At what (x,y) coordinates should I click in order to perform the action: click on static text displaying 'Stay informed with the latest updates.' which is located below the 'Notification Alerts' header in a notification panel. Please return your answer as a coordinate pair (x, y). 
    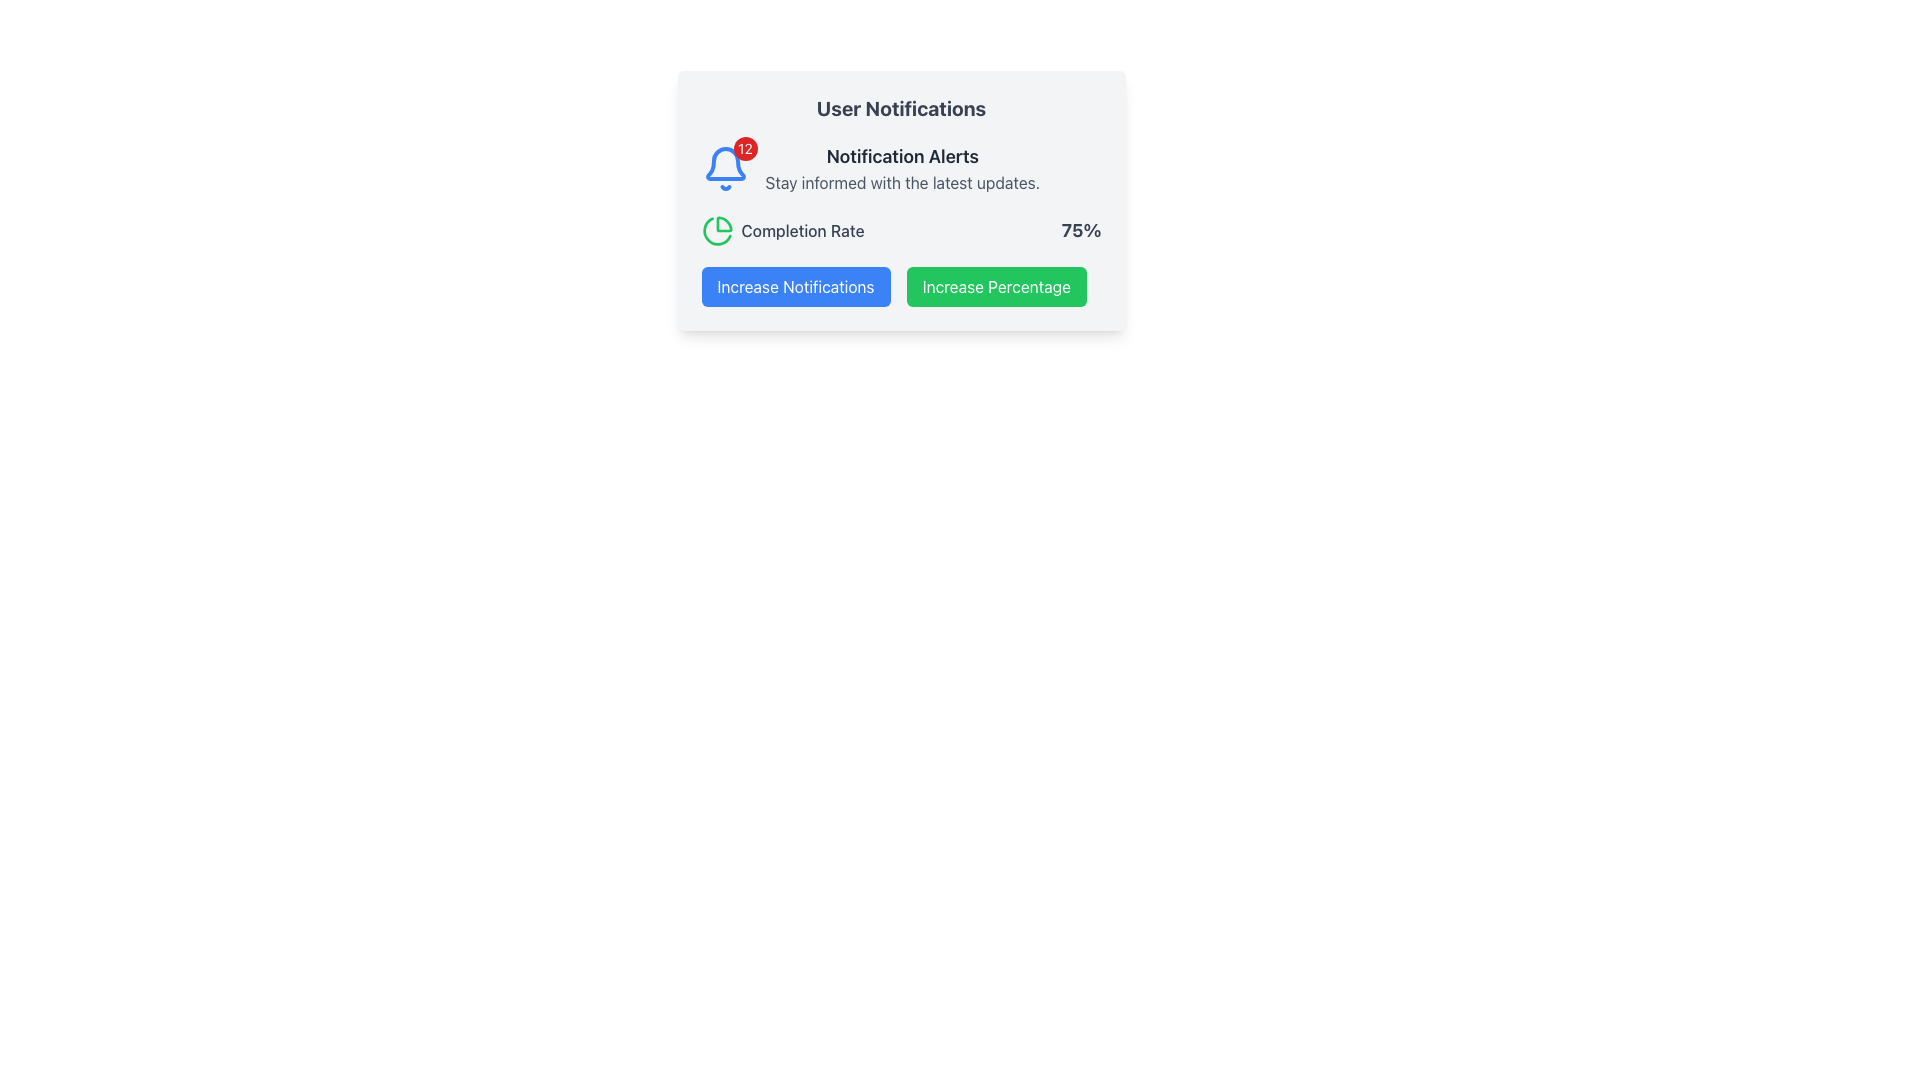
    Looking at the image, I should click on (901, 182).